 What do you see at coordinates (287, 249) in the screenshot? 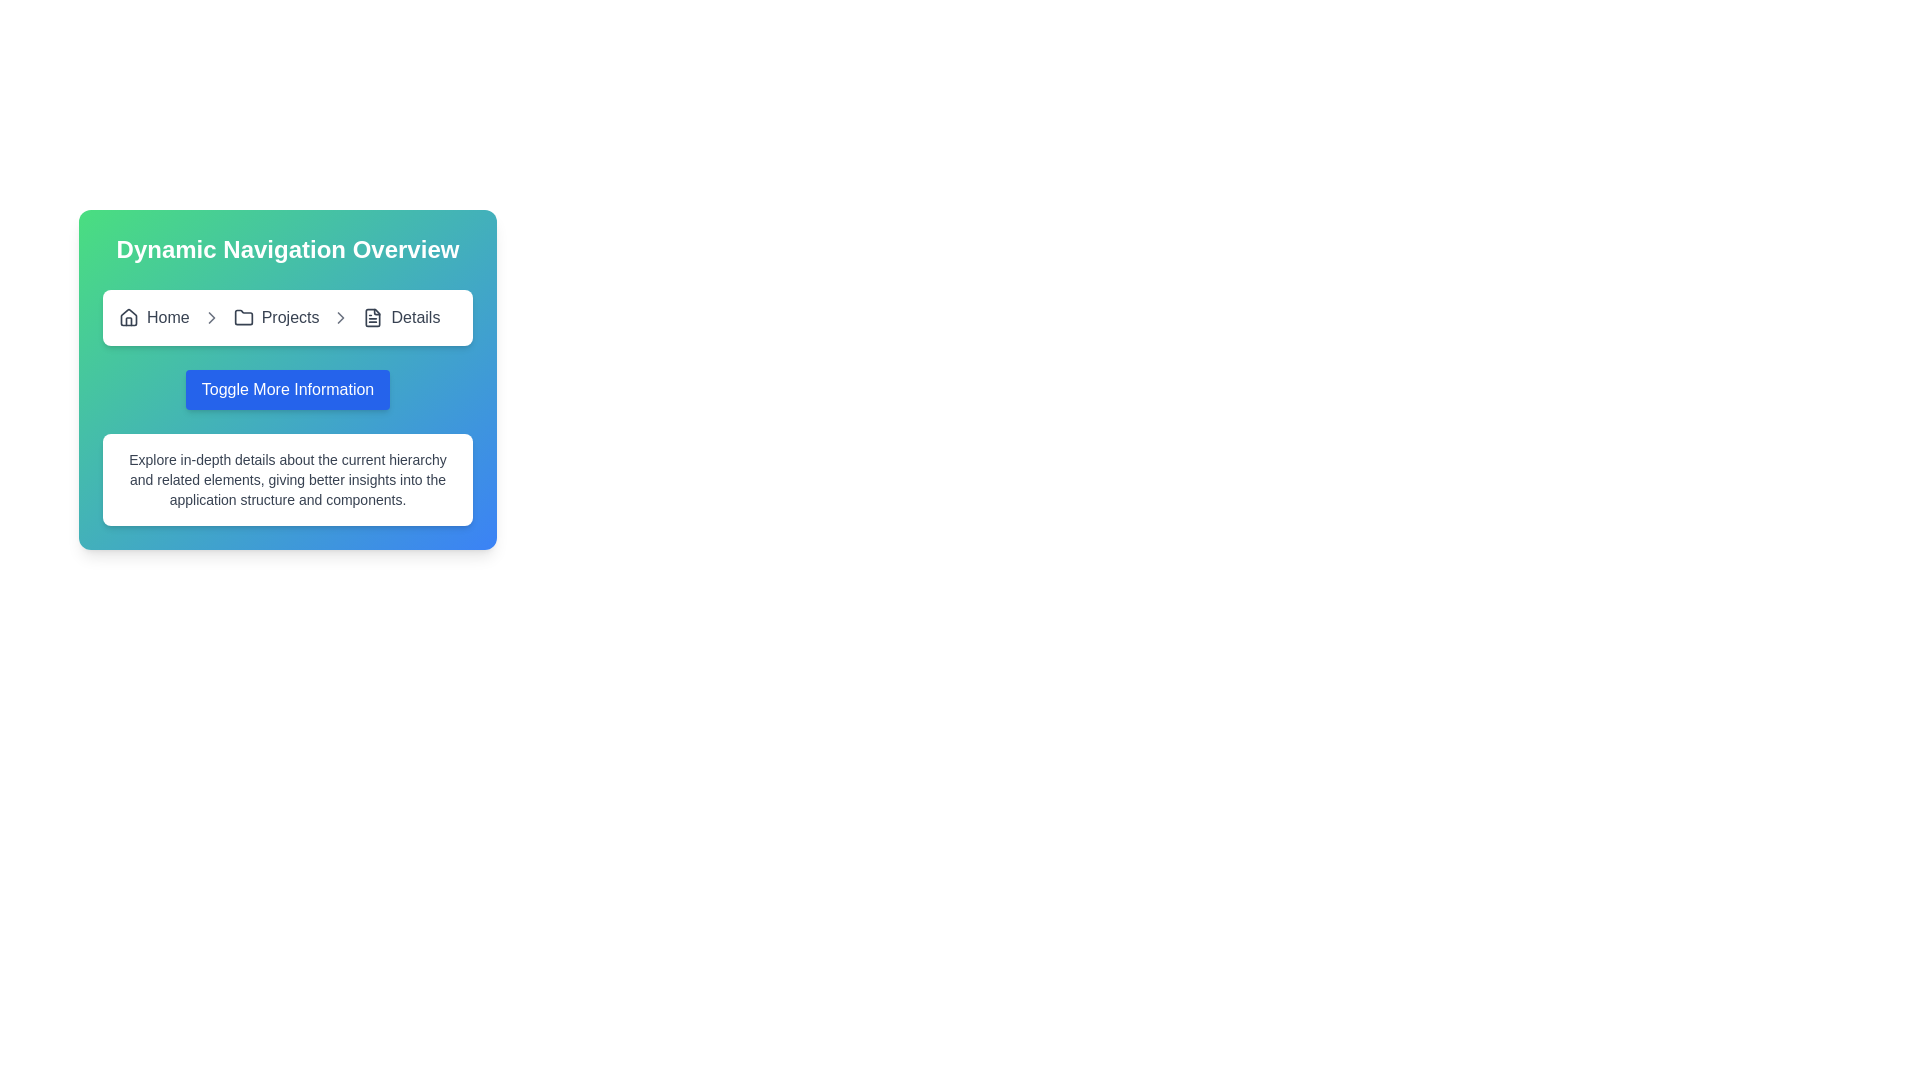
I see `prominently styled text 'Dynamic Navigation Overview' which is located at the top of the card-like component with a green-to-blue gradient background` at bounding box center [287, 249].